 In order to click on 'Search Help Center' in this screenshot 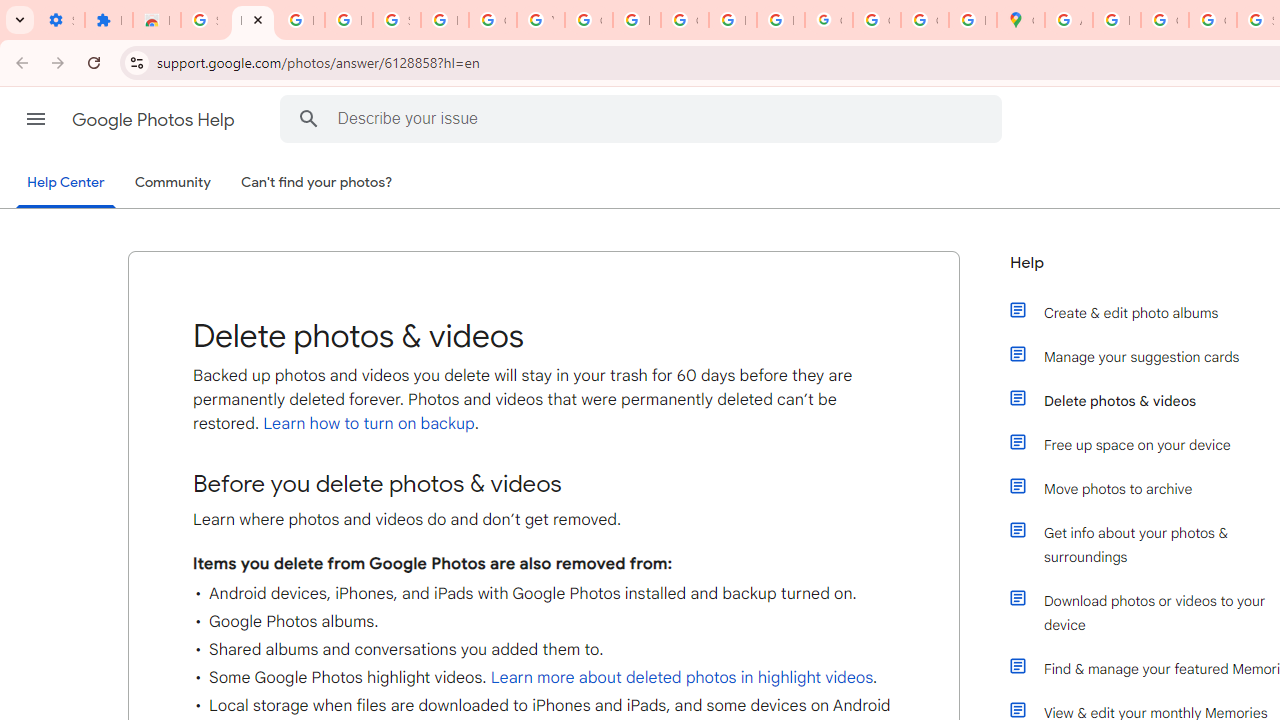, I will do `click(308, 118)`.